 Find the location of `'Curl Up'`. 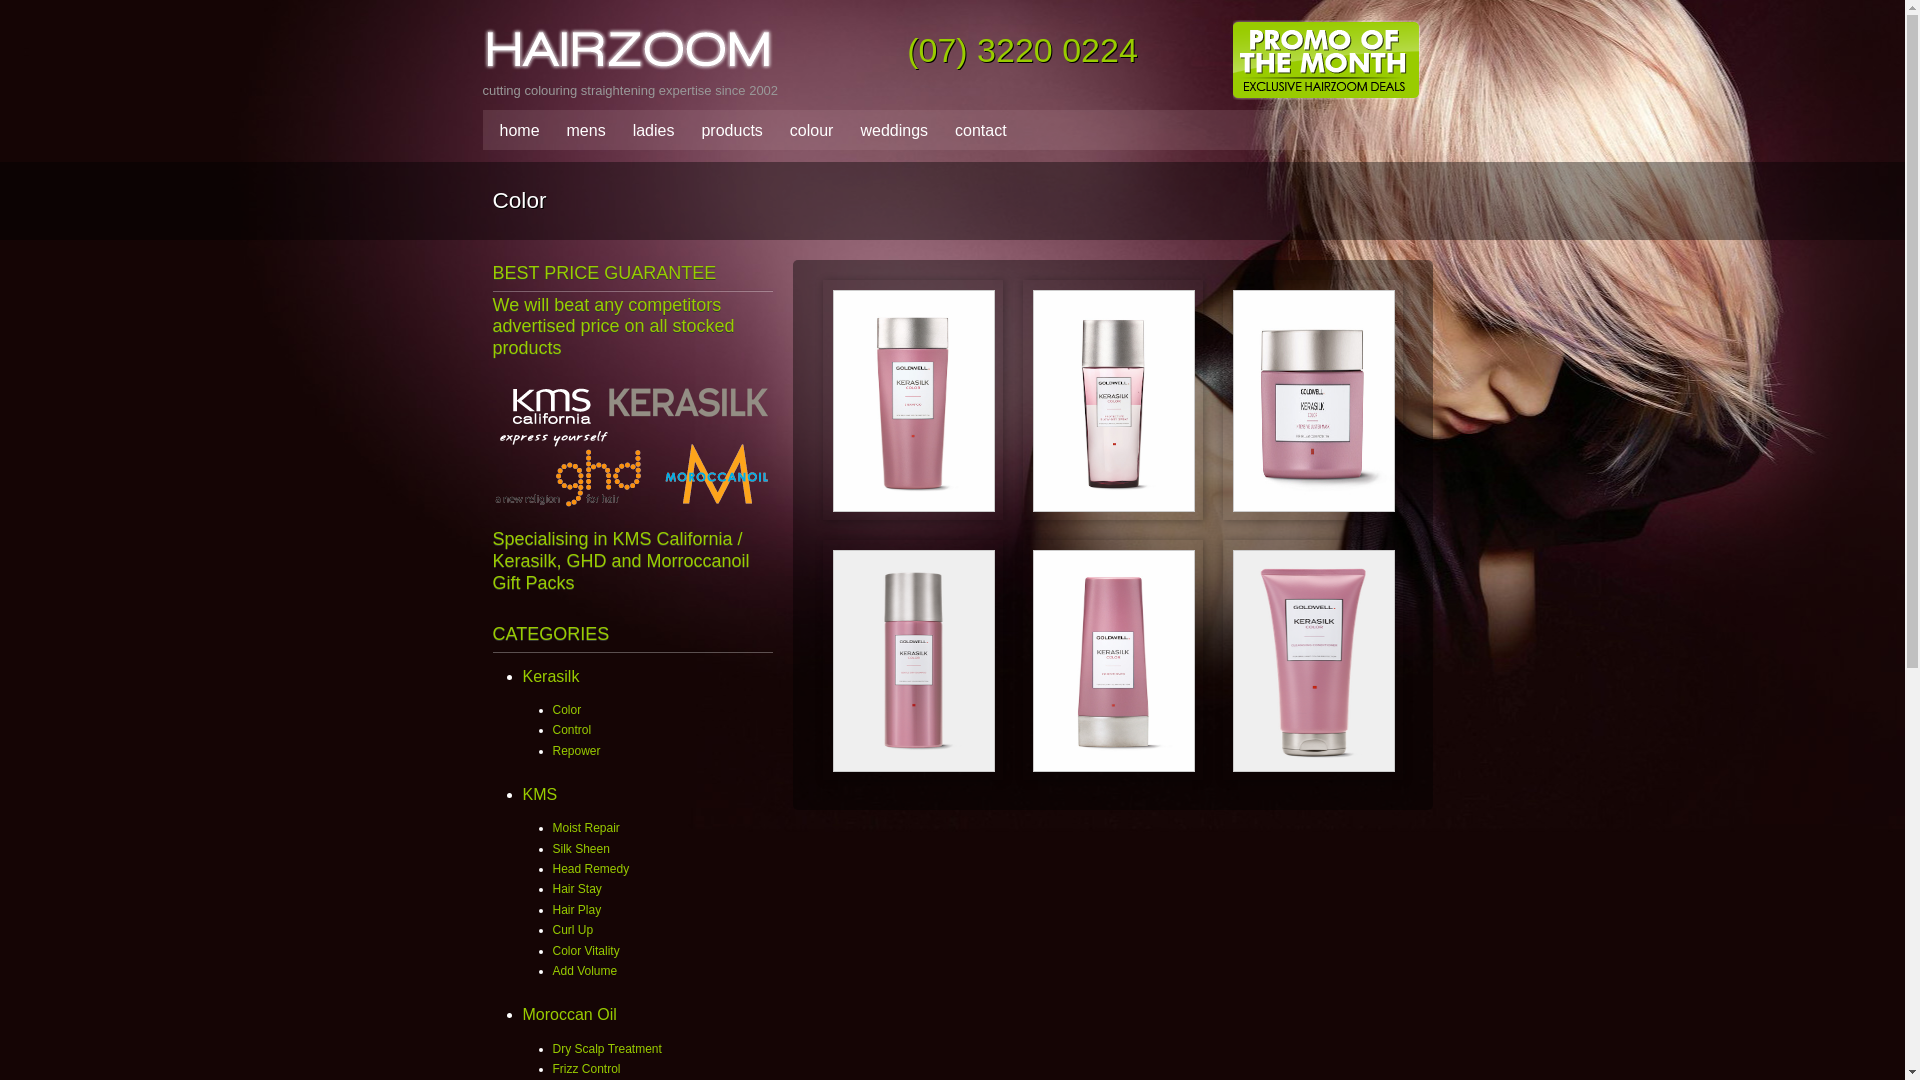

'Curl Up' is located at coordinates (571, 929).